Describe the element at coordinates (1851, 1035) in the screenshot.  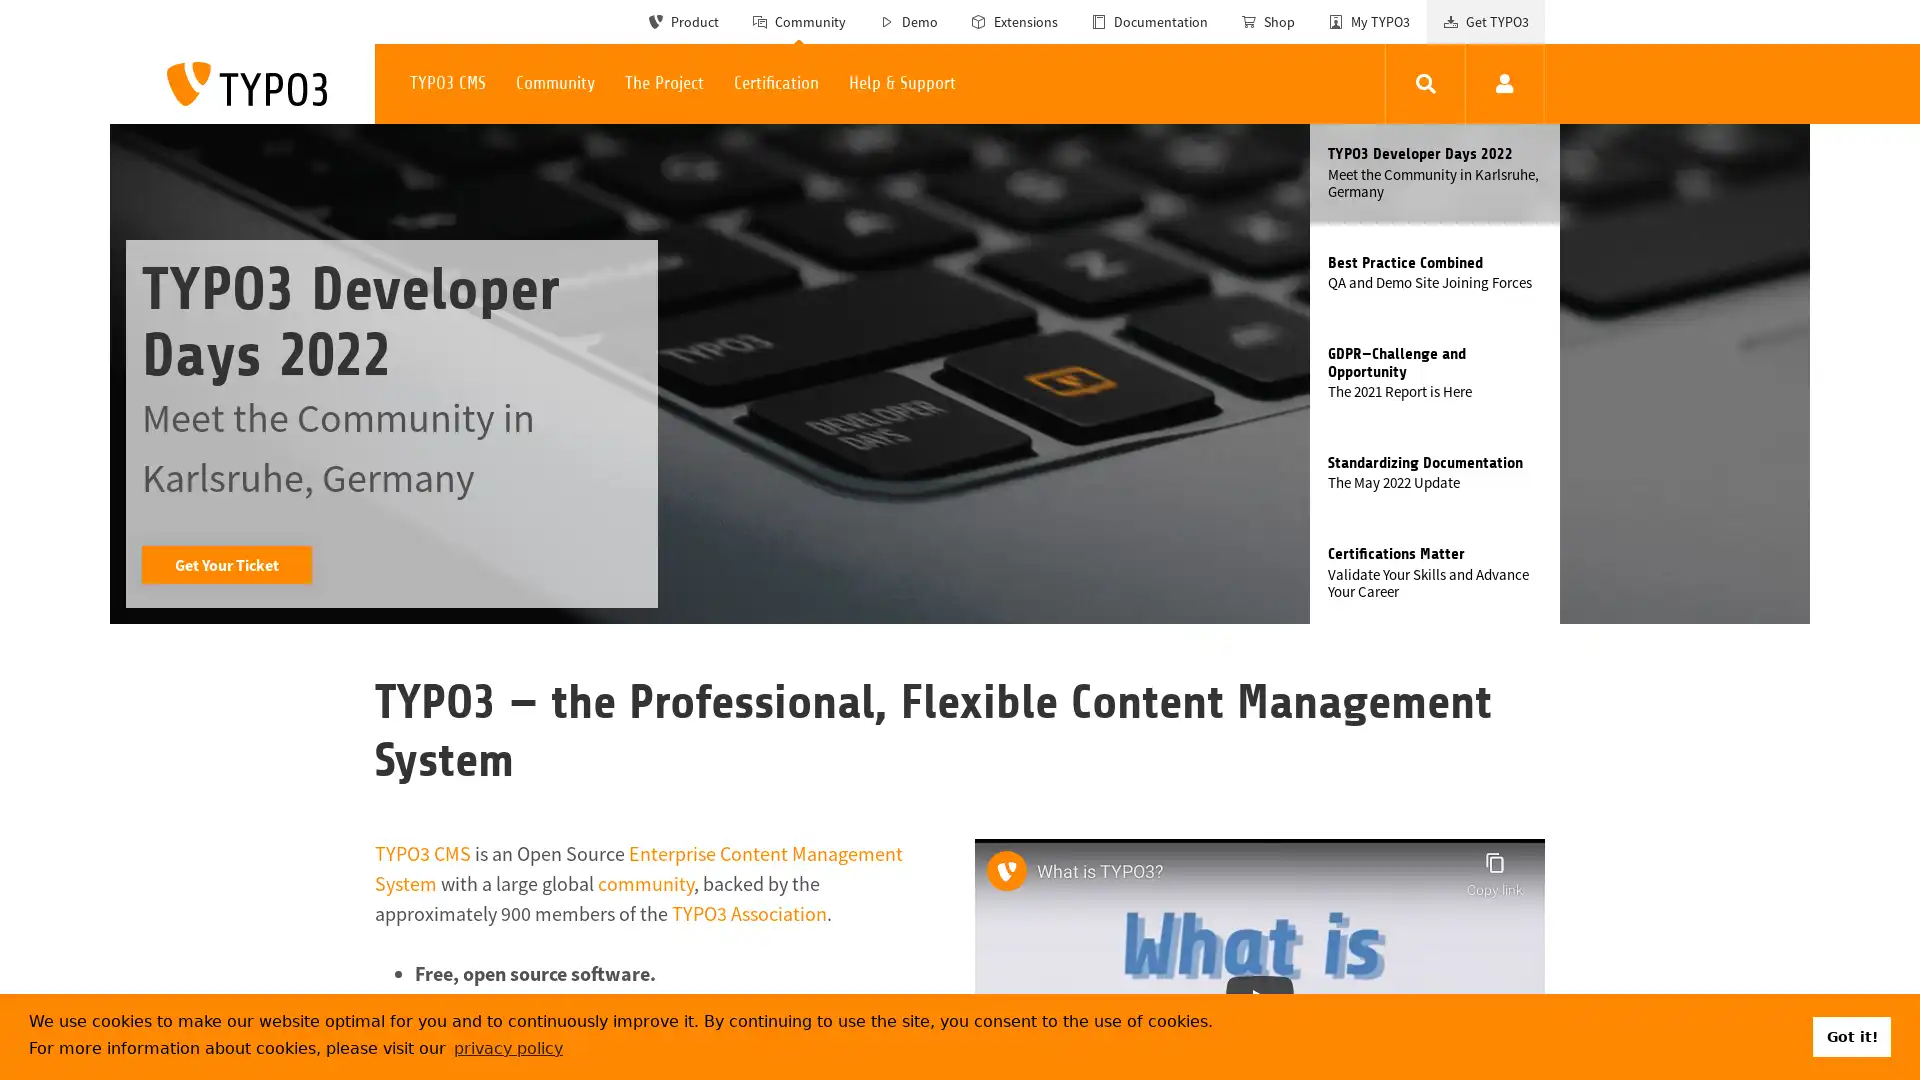
I see `dismiss cookie message` at that location.